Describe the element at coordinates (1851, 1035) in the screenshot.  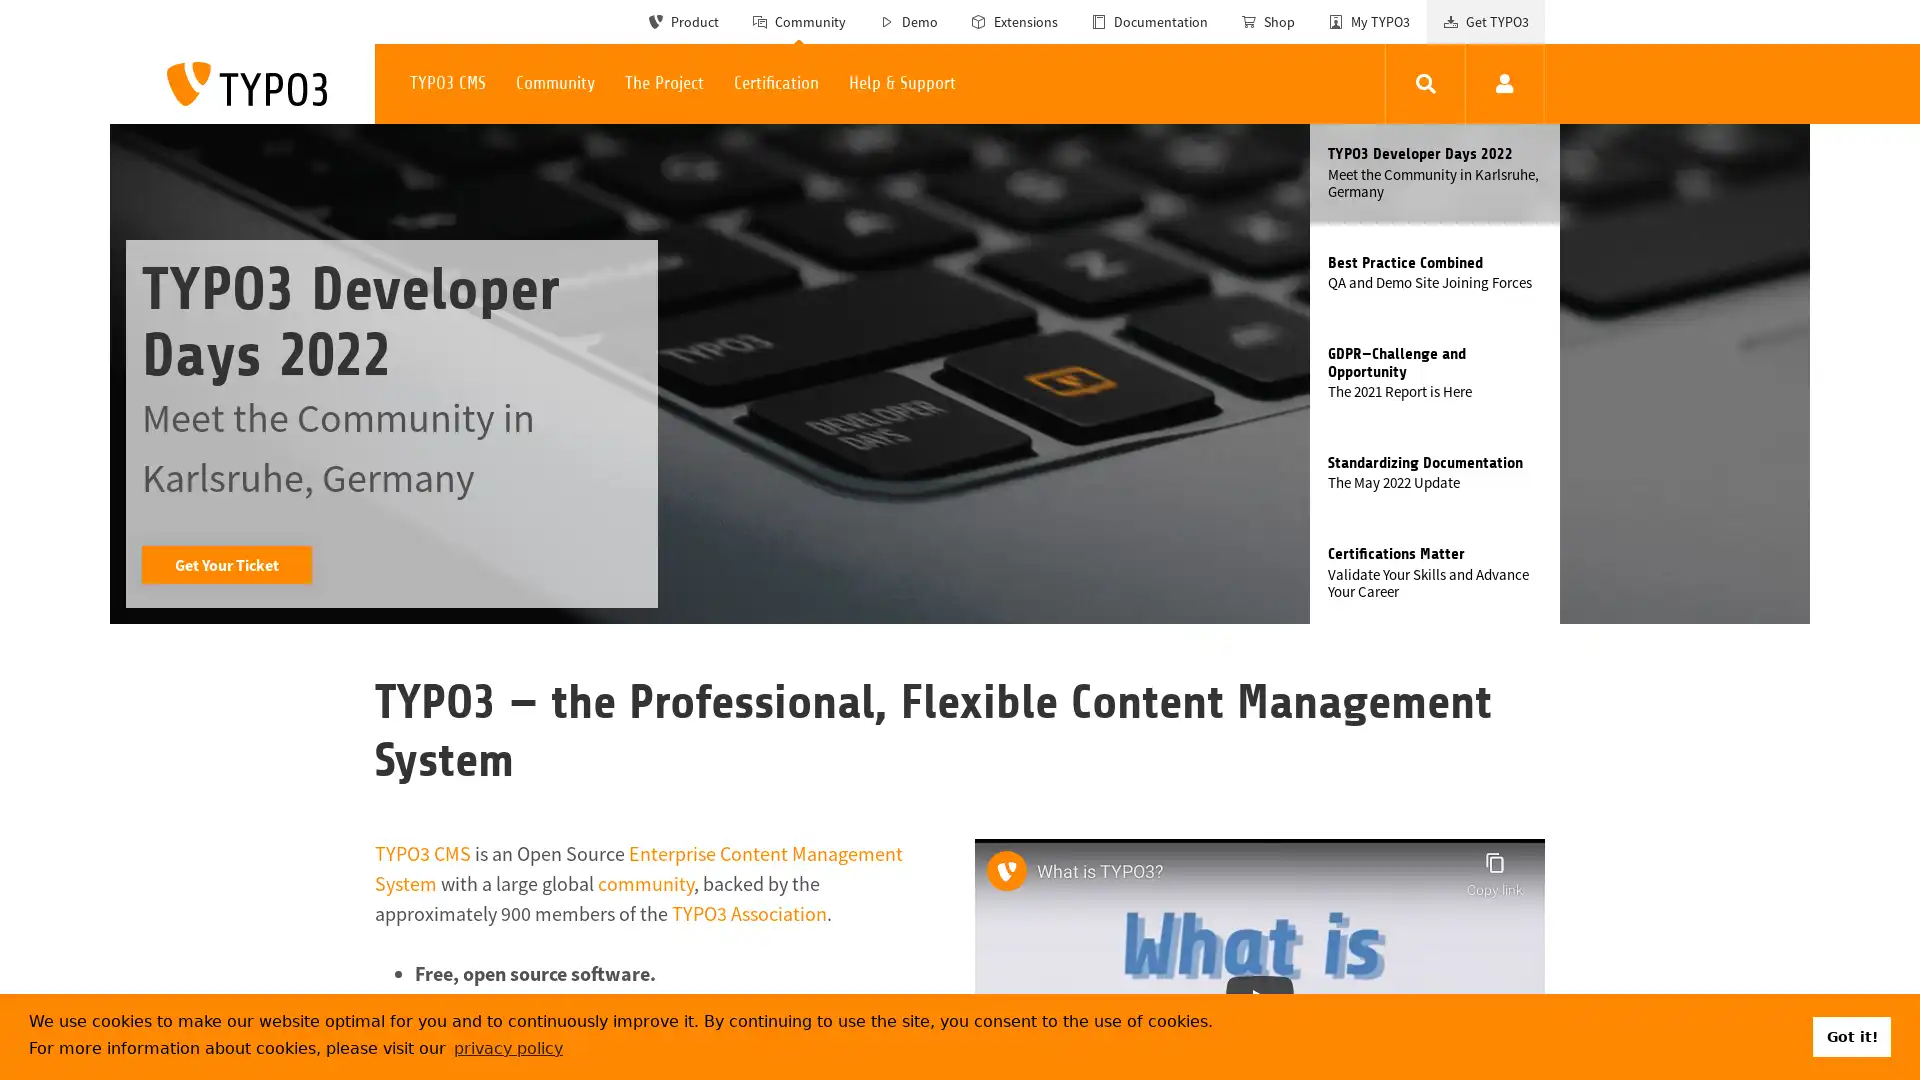
I see `dismiss cookie message` at that location.